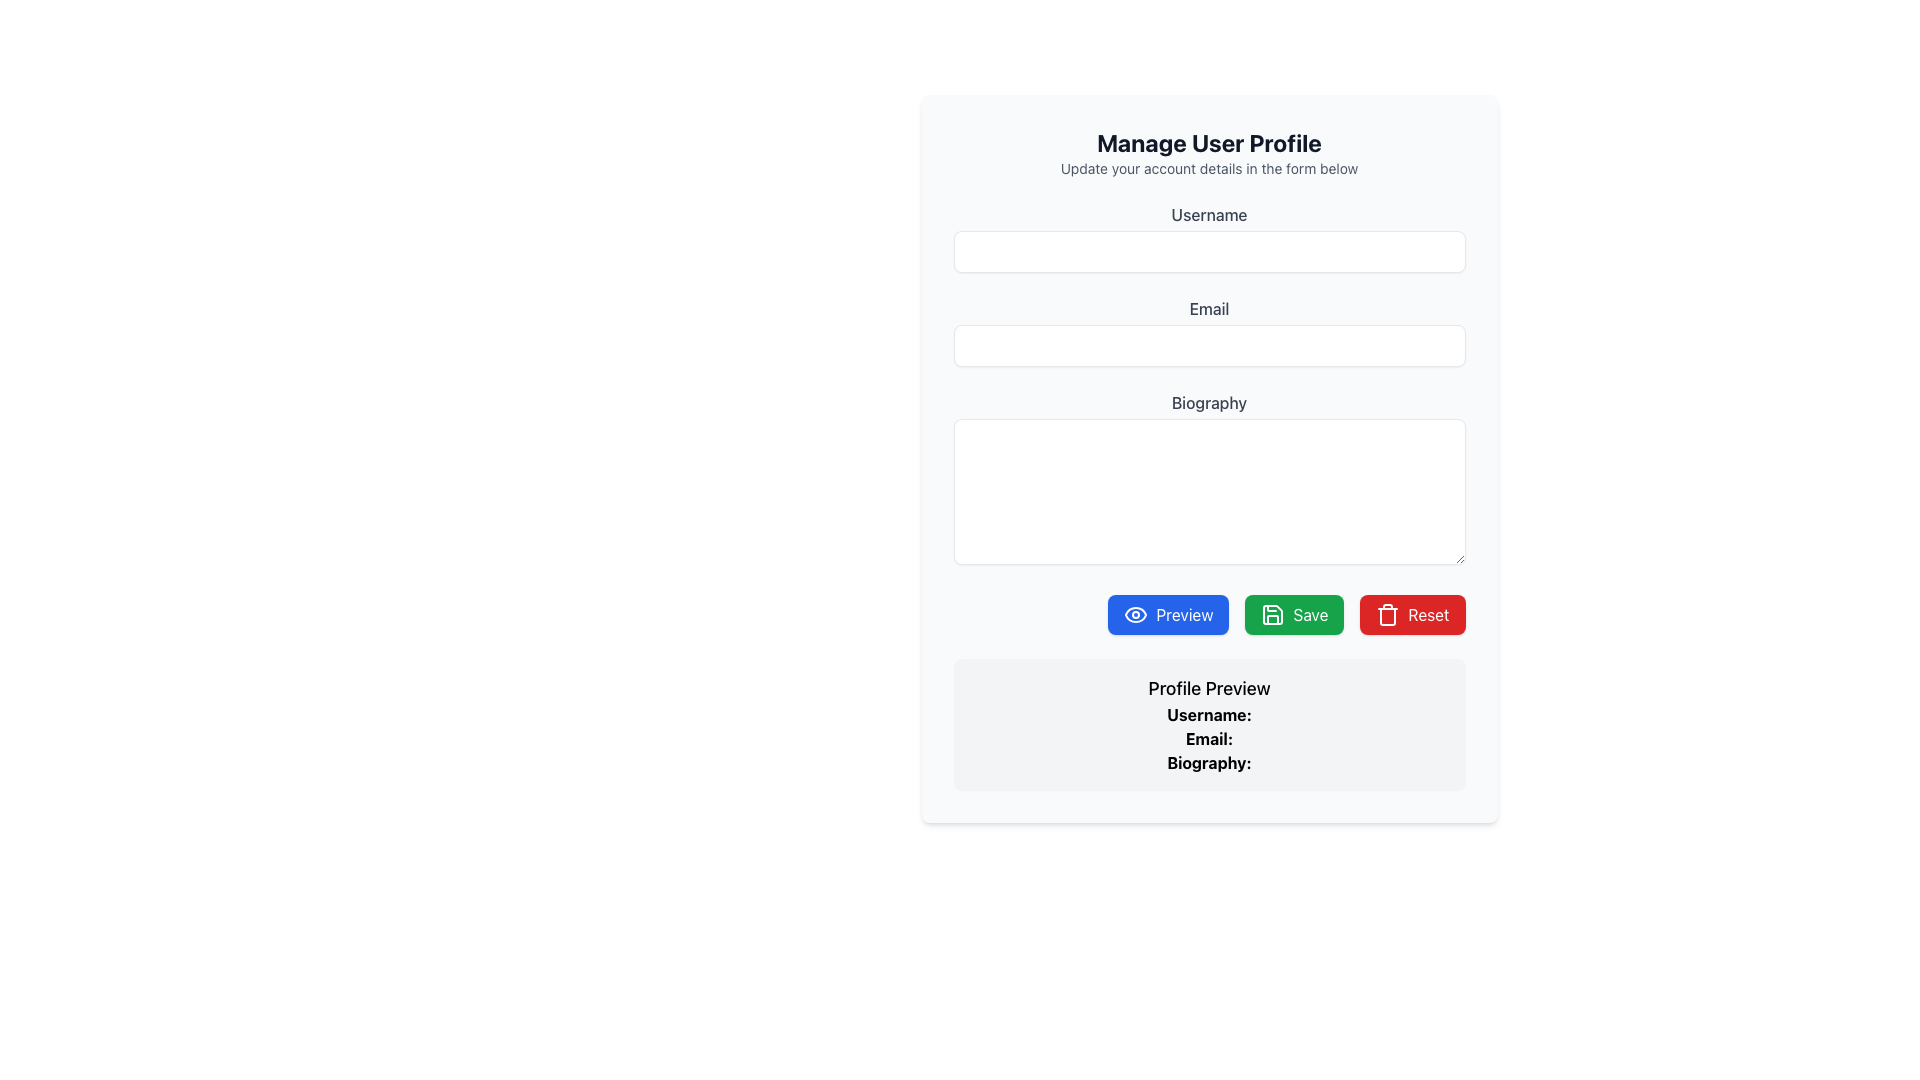 The image size is (1920, 1080). What do you see at coordinates (1184, 613) in the screenshot?
I see `the 'Preview' text label, which is displayed in white font on a blue background and is part of a rounded rectangular button group positioned at the center bottom area of the user interface` at bounding box center [1184, 613].